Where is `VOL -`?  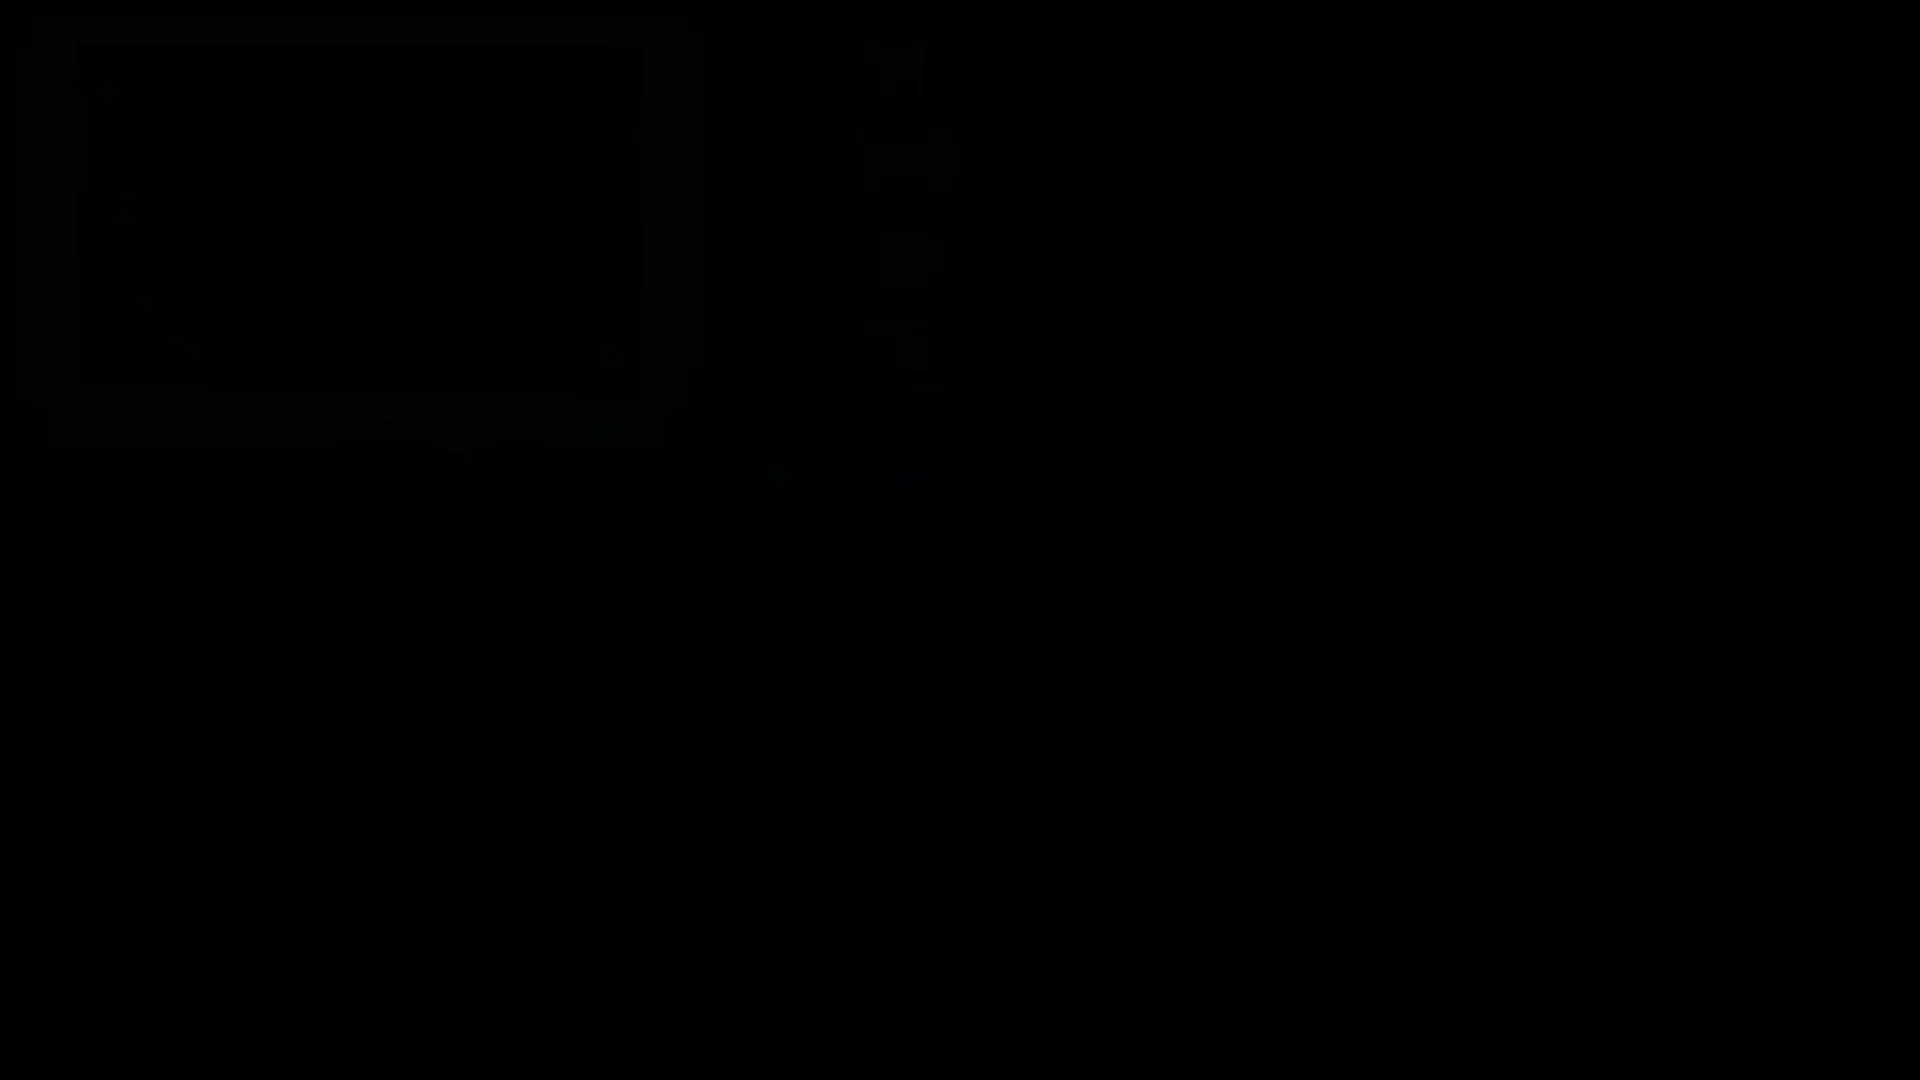 VOL - is located at coordinates (772, 405).